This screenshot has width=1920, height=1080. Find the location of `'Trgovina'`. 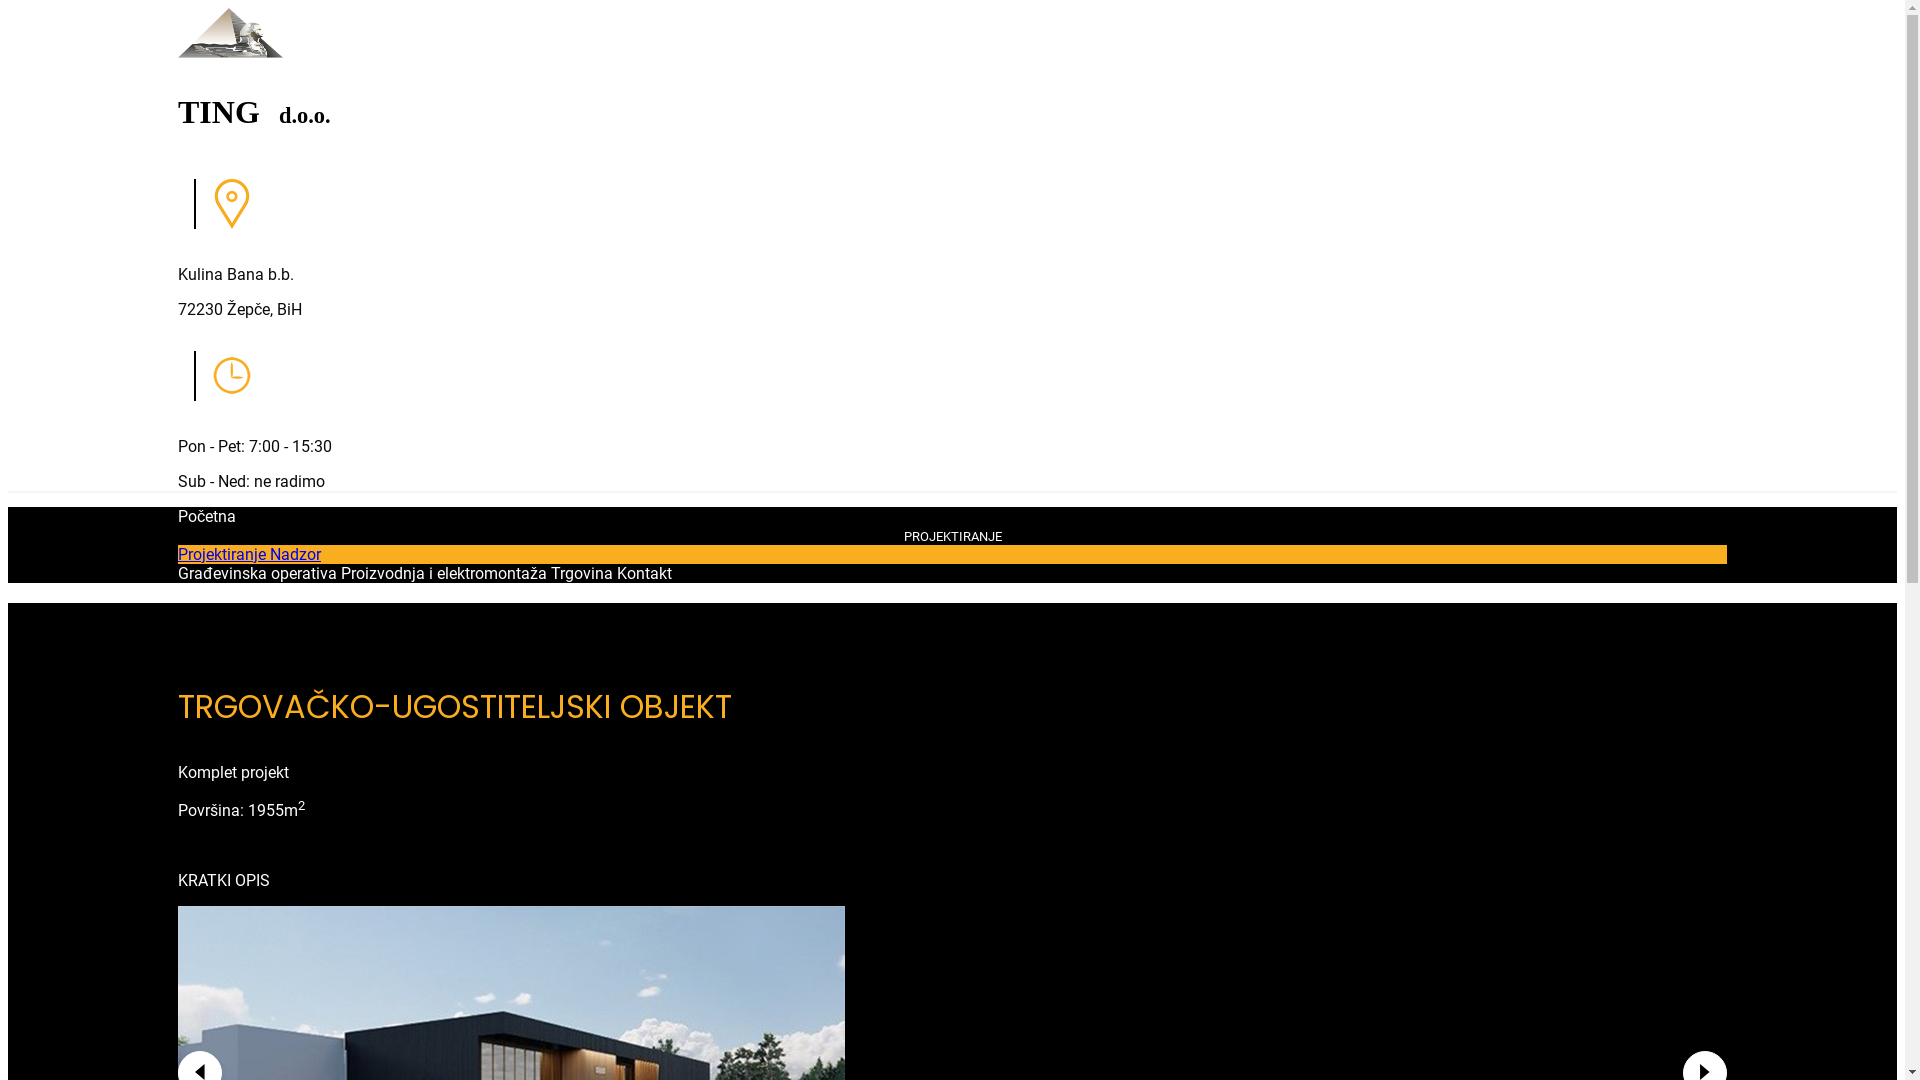

'Trgovina' is located at coordinates (551, 573).